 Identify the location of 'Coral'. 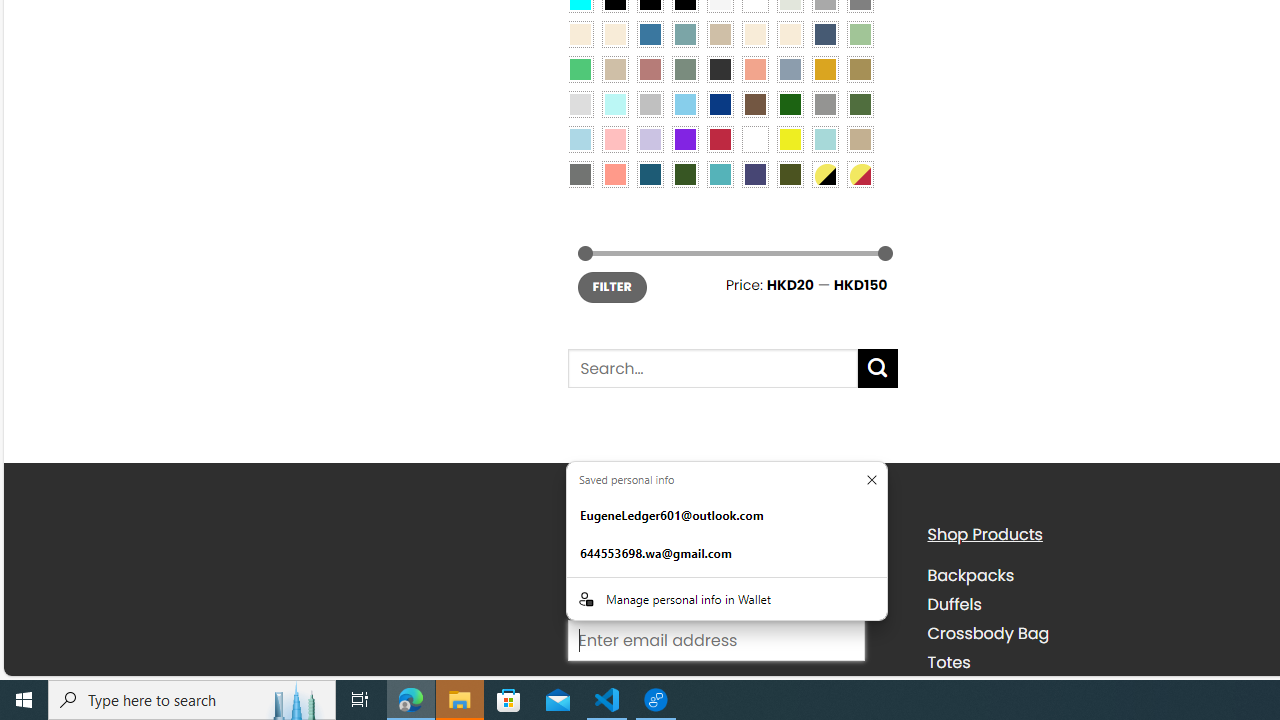
(754, 68).